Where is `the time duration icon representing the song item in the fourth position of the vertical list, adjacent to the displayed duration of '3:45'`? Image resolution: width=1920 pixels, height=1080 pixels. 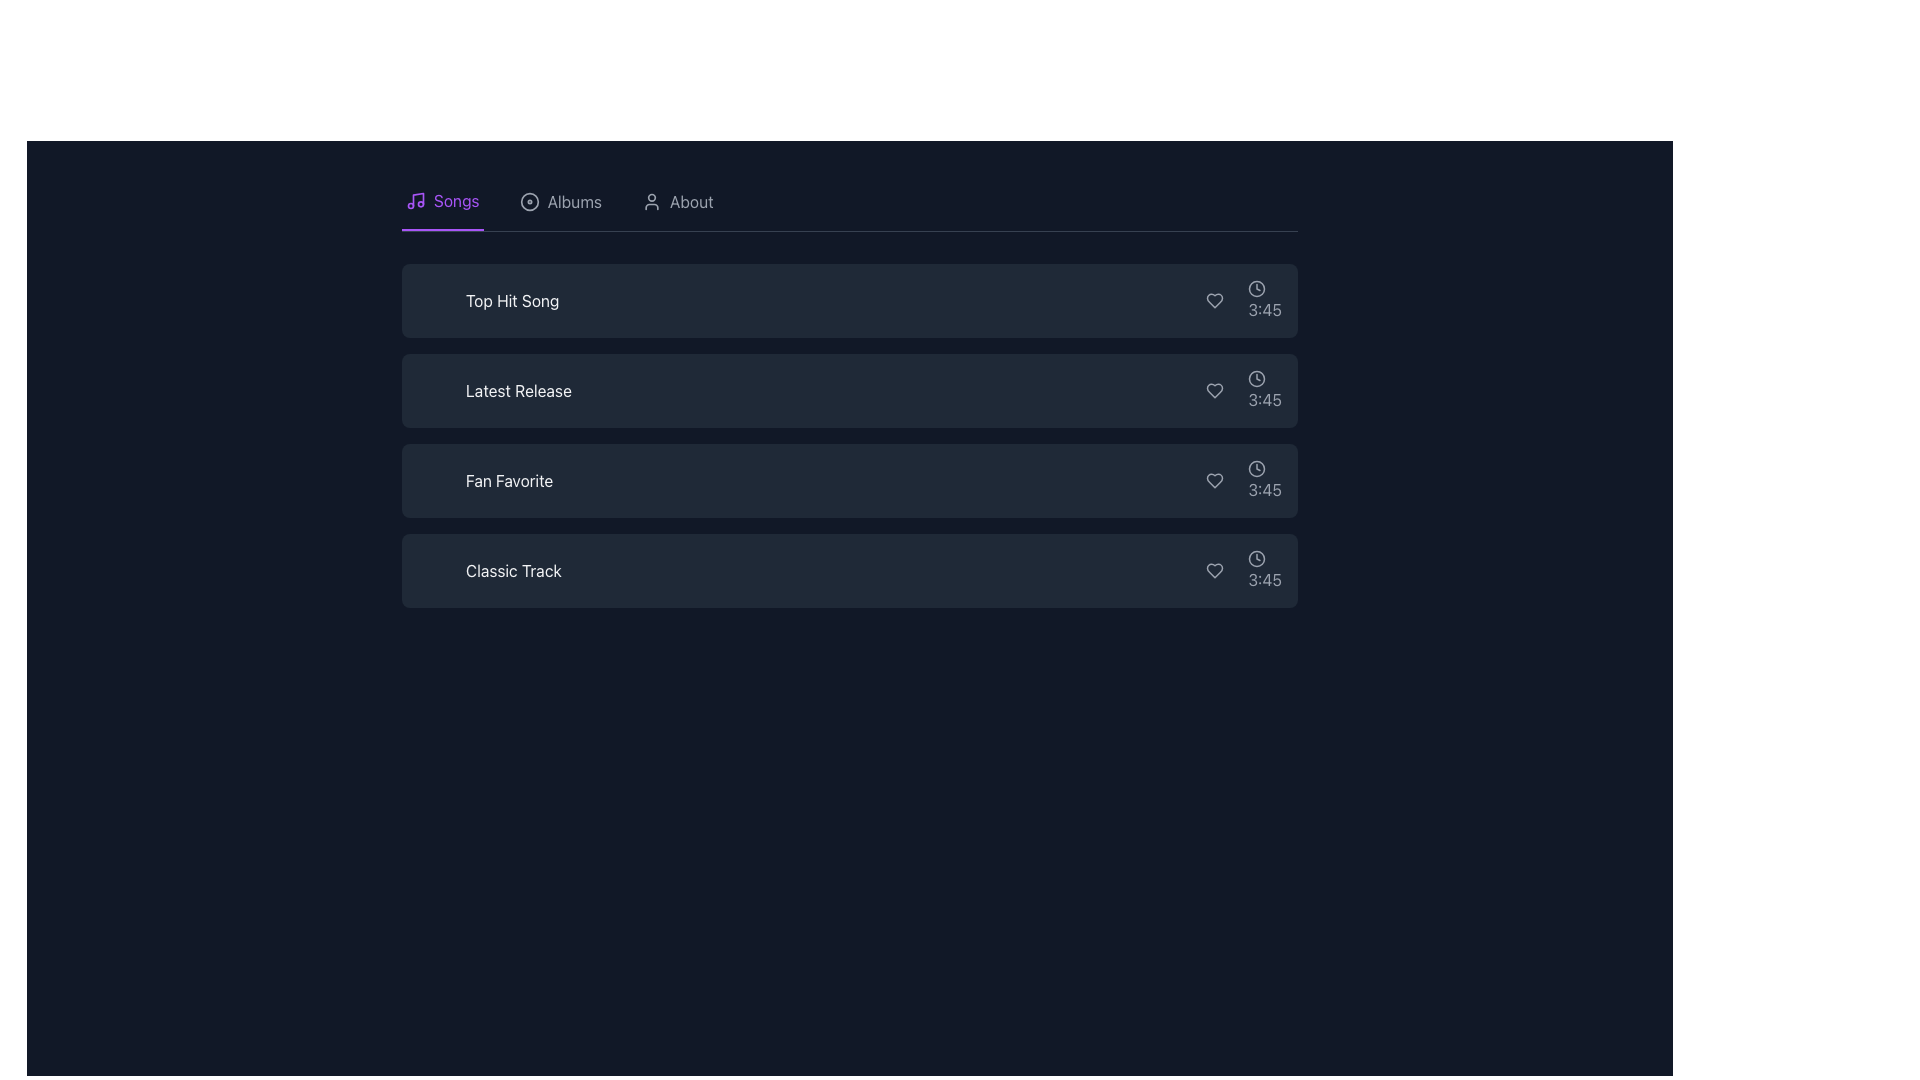 the time duration icon representing the song item in the fourth position of the vertical list, adjacent to the displayed duration of '3:45' is located at coordinates (1256, 378).